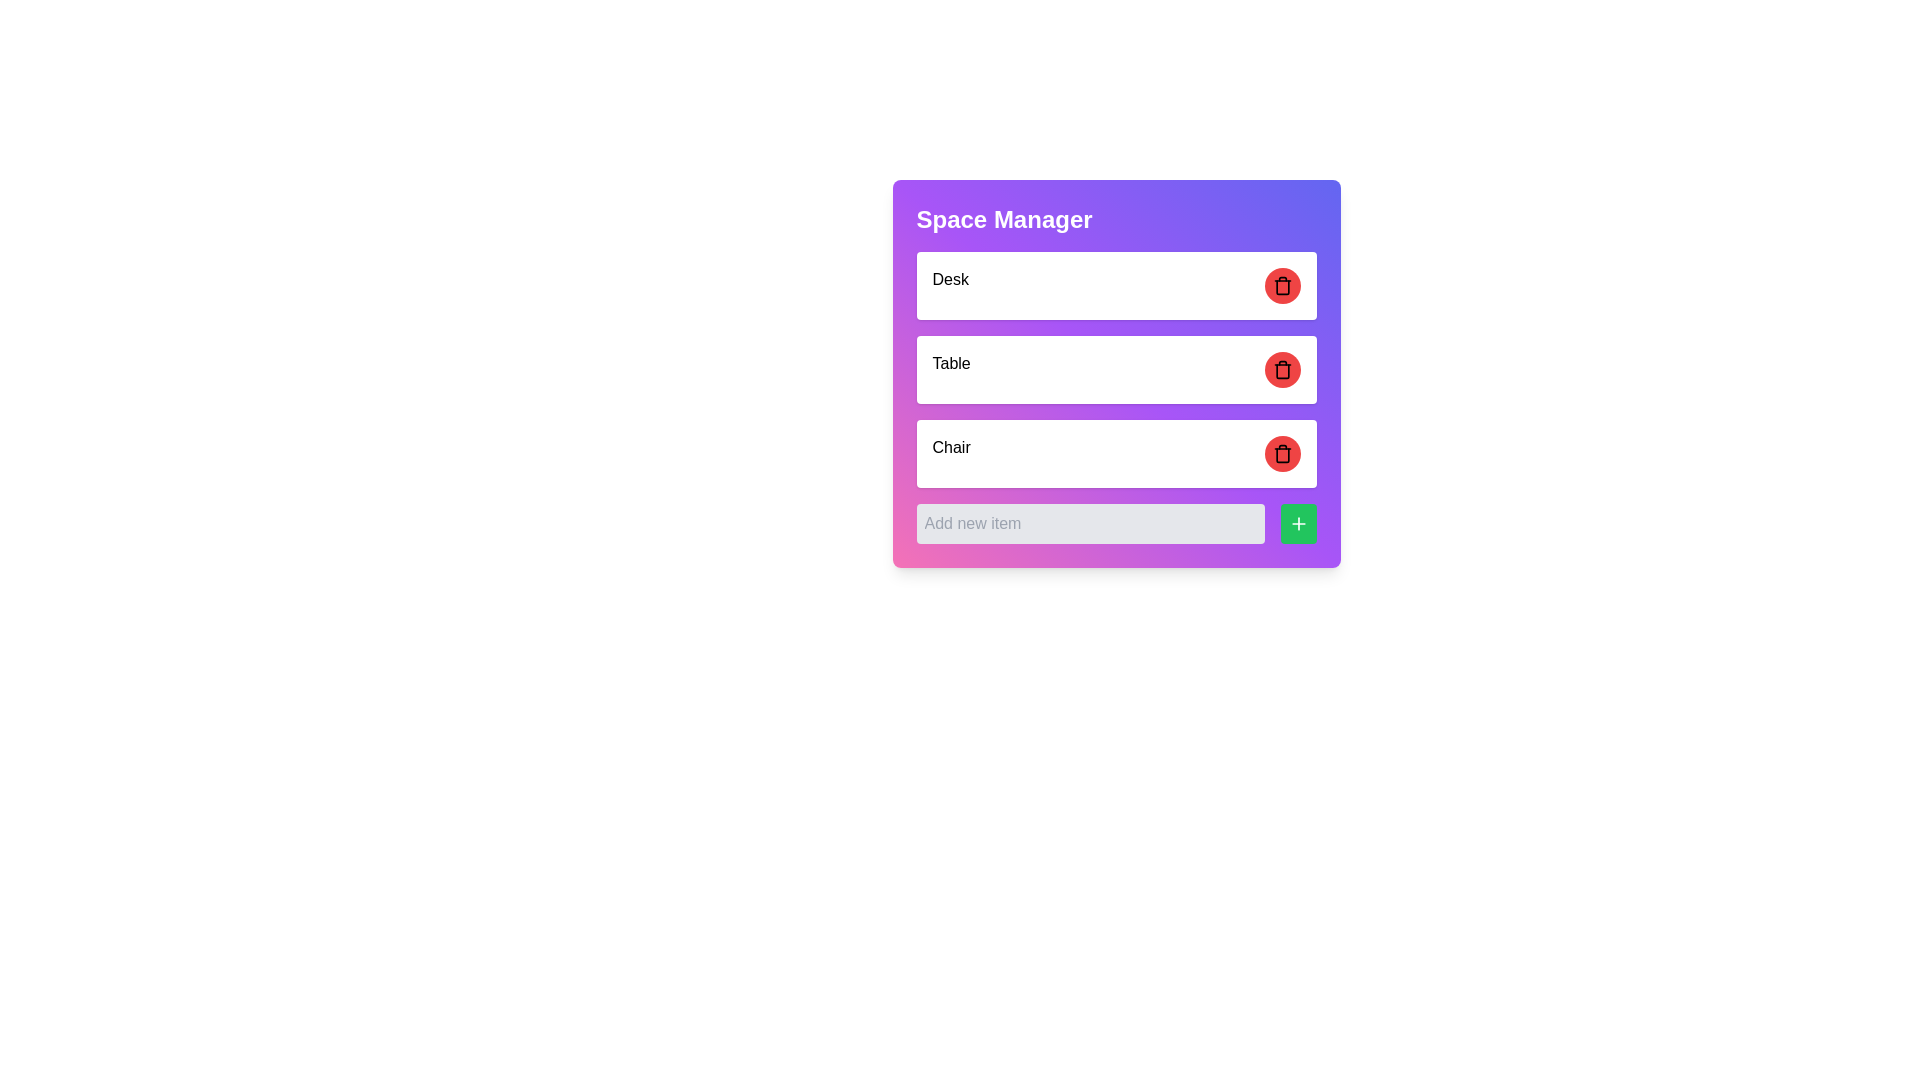 Image resolution: width=1920 pixels, height=1080 pixels. I want to click on the 'Table' list item in the 'Space Manager' card, so click(1115, 397).